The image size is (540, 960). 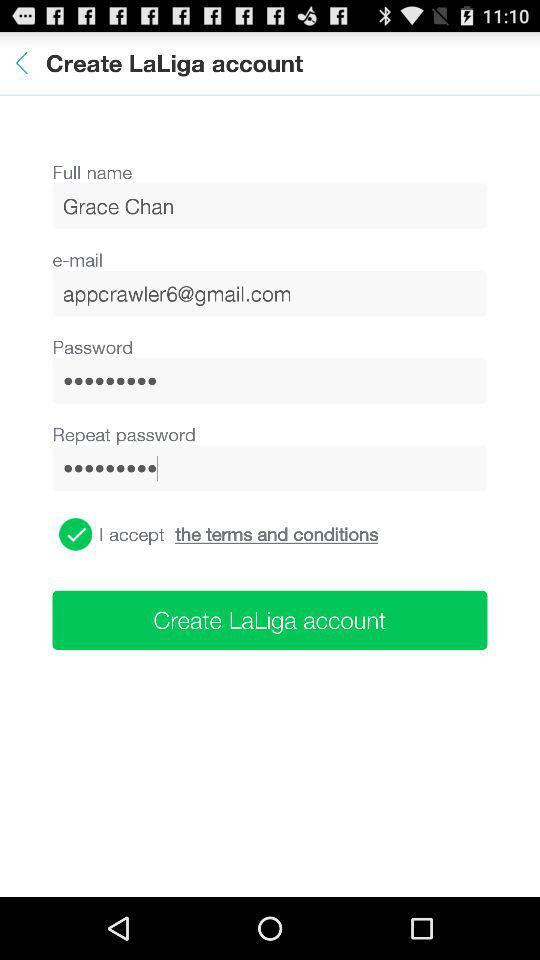 What do you see at coordinates (270, 292) in the screenshot?
I see `the icon below the e-mail` at bounding box center [270, 292].